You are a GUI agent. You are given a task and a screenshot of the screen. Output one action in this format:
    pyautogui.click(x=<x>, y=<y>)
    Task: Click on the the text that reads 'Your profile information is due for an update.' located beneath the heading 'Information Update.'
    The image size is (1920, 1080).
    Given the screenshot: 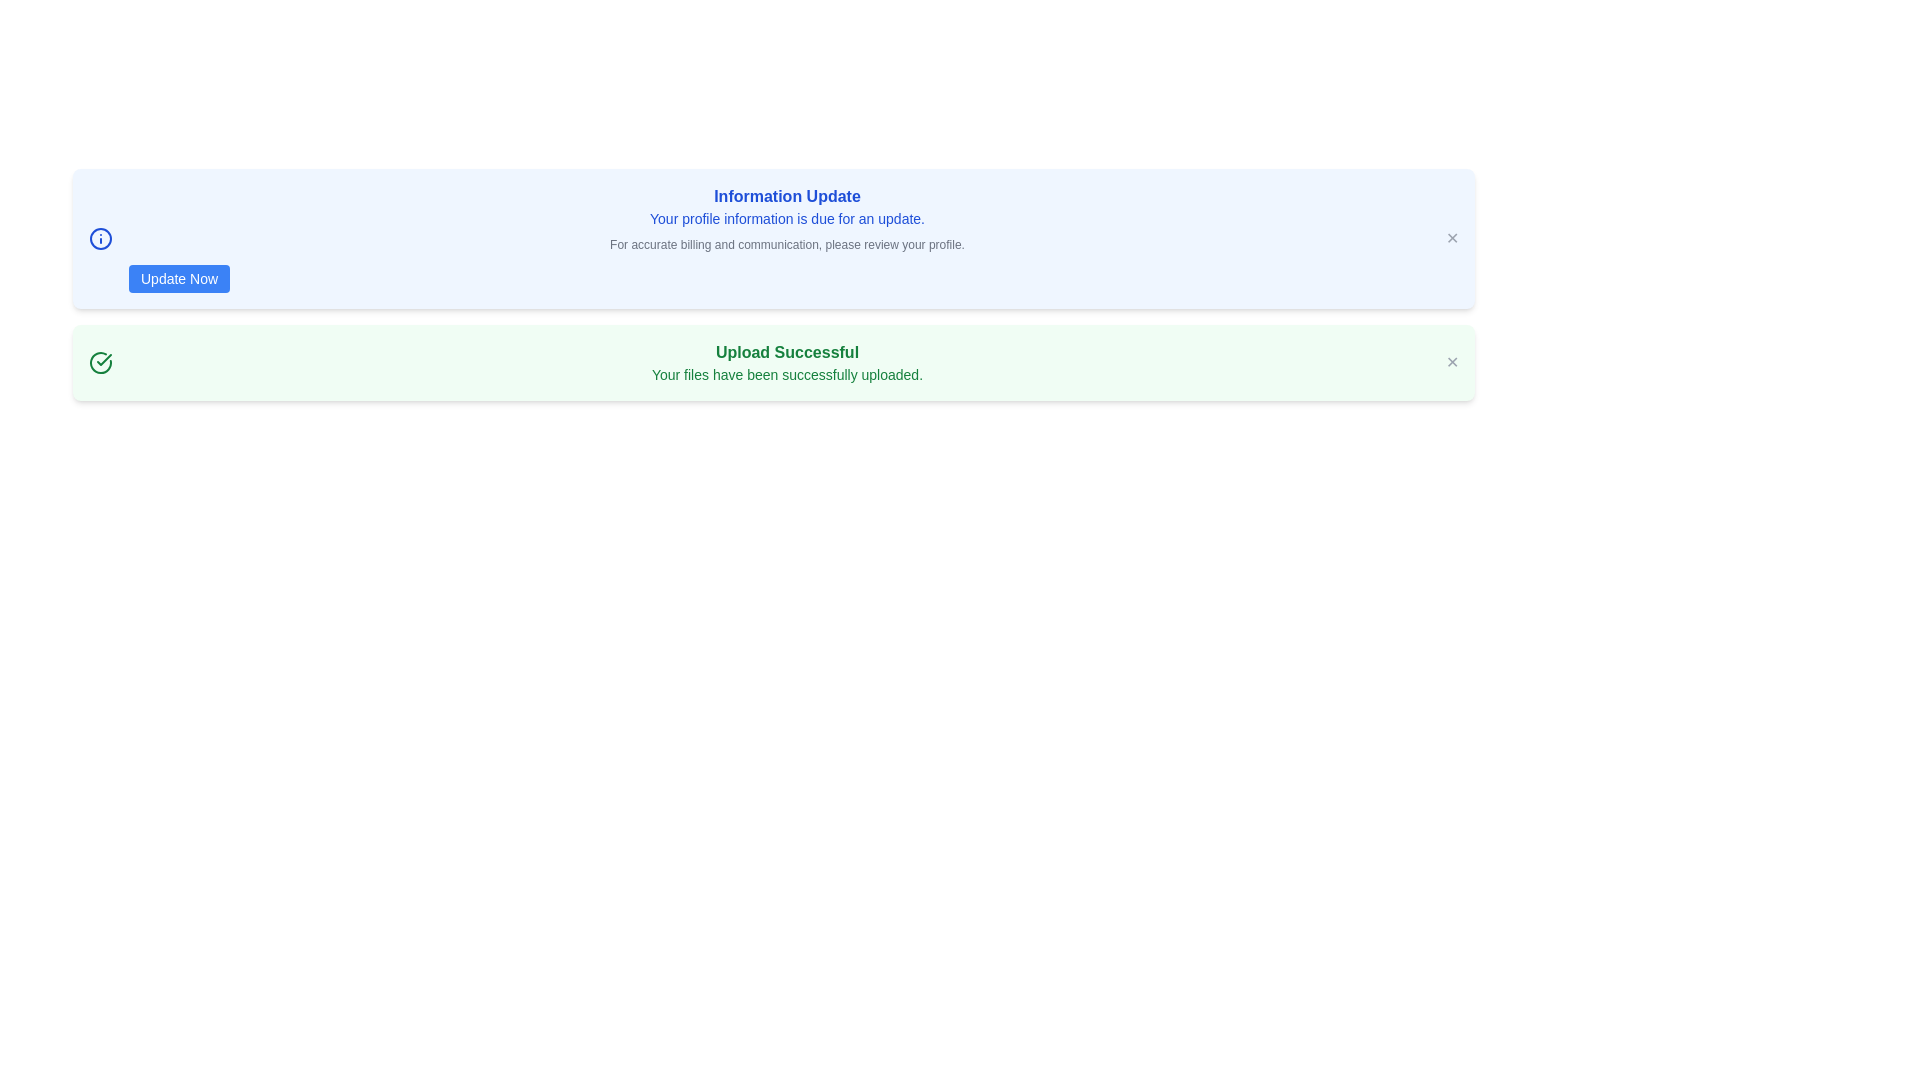 What is the action you would take?
    pyautogui.click(x=786, y=219)
    